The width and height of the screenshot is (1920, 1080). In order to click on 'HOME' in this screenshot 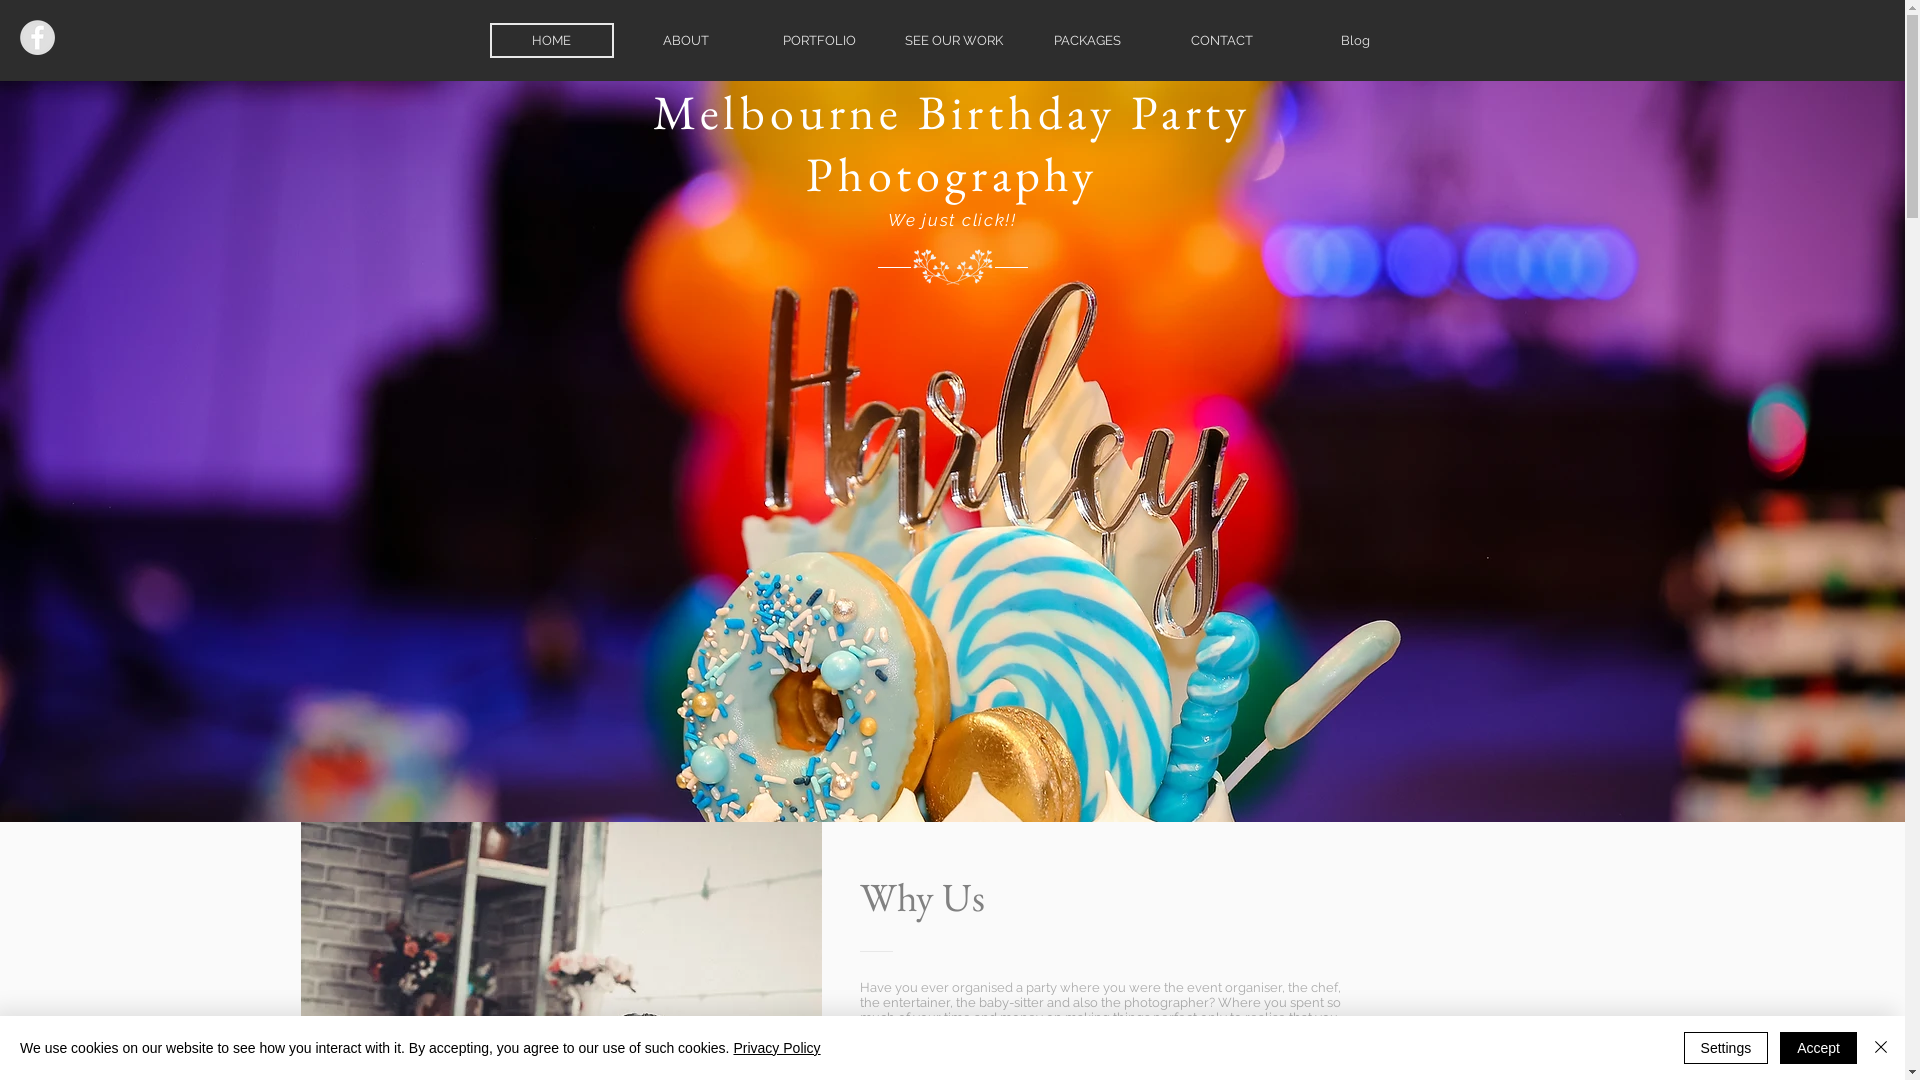, I will do `click(552, 40)`.